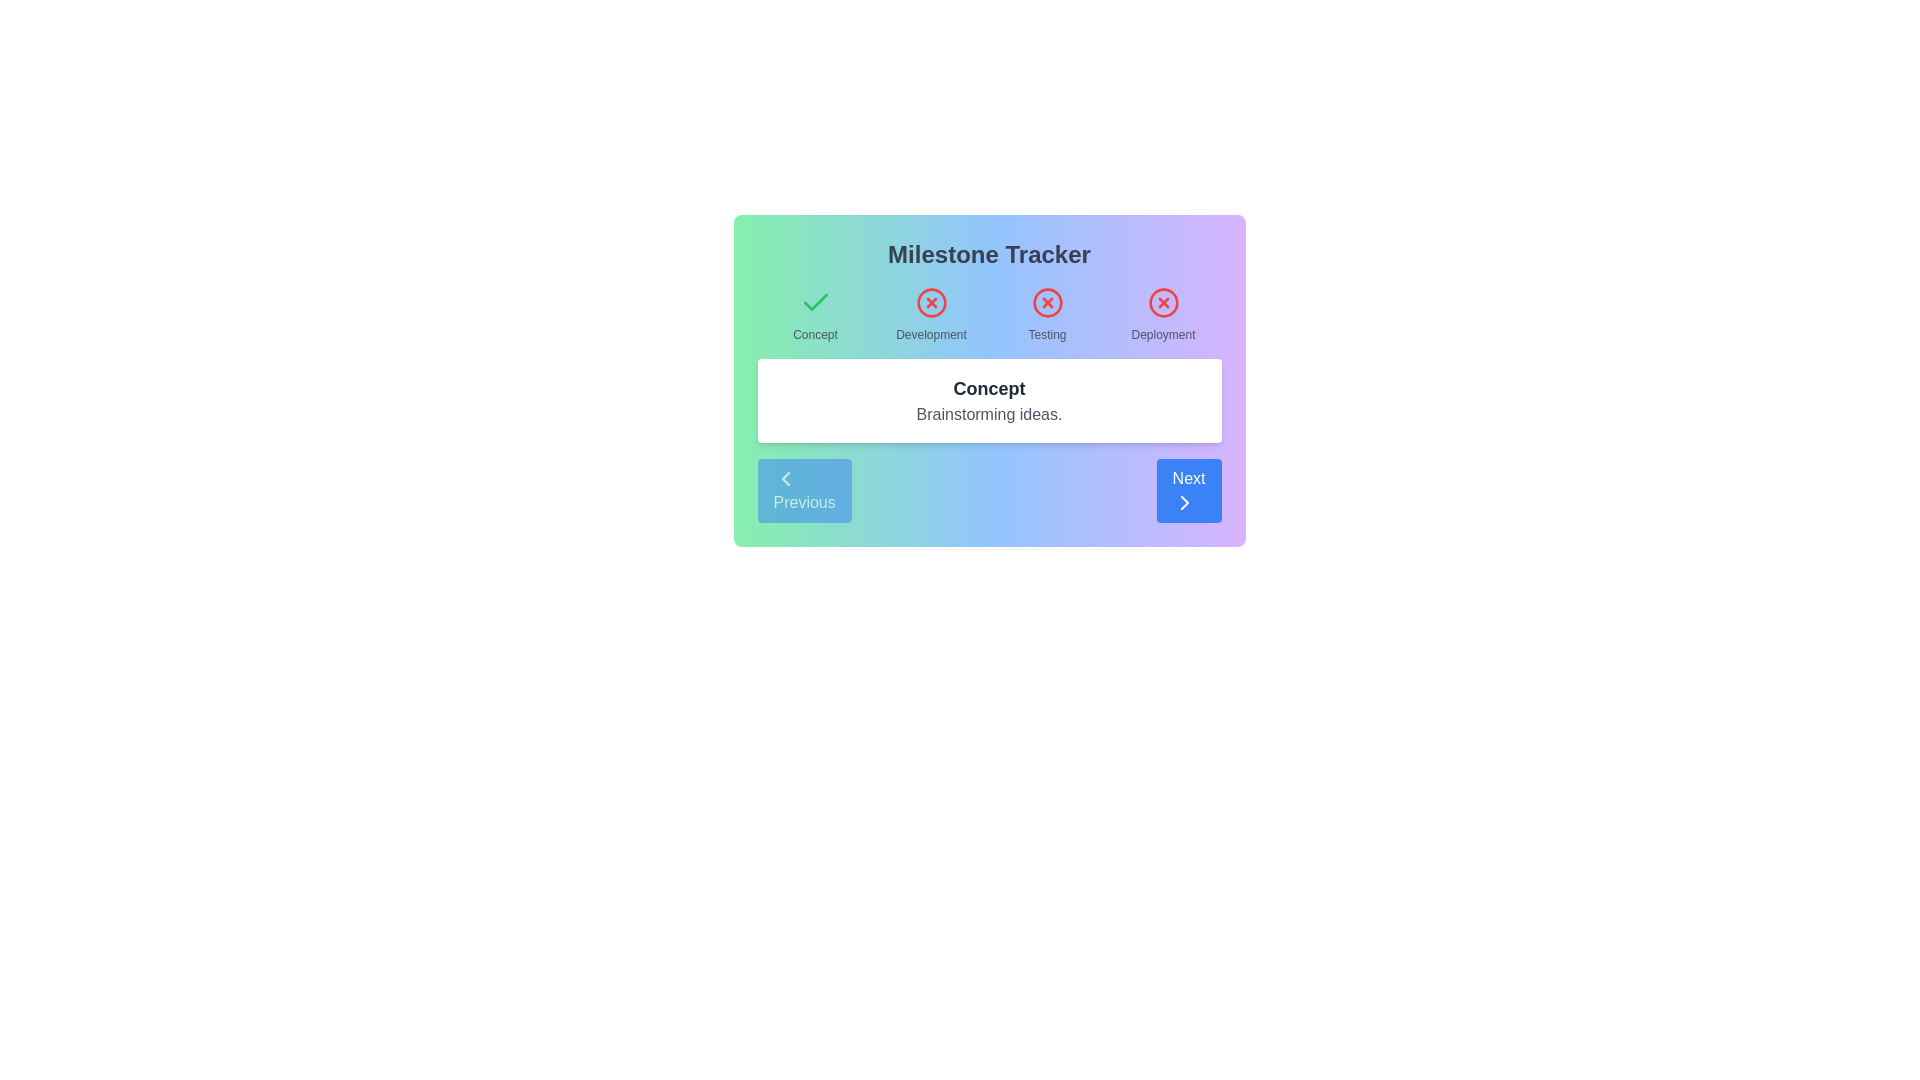  Describe the element at coordinates (1046, 303) in the screenshot. I see `the circular shape with a red stroke and red background, which is part of the milestone tracker interface and represents the third milestone labeled 'Testing'` at that location.